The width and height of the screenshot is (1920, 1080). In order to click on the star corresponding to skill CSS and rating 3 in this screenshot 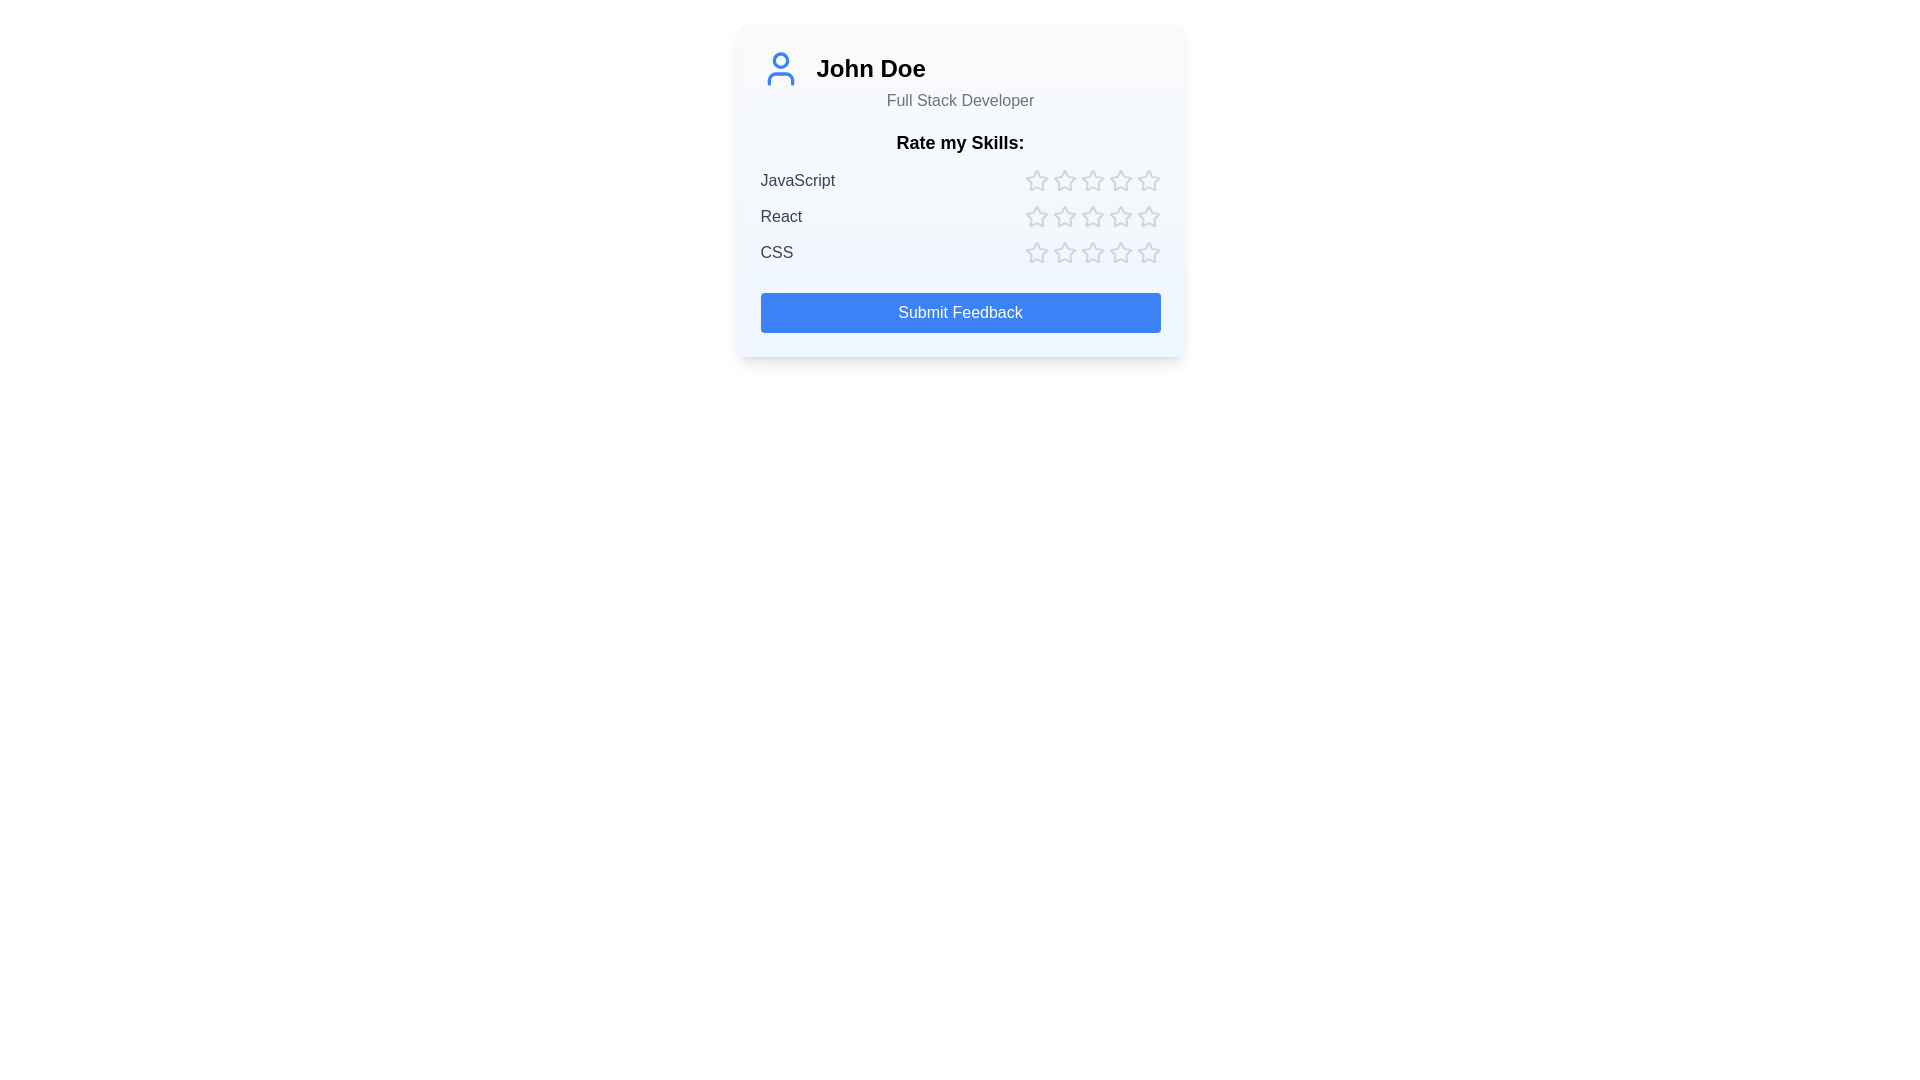, I will do `click(1091, 252)`.